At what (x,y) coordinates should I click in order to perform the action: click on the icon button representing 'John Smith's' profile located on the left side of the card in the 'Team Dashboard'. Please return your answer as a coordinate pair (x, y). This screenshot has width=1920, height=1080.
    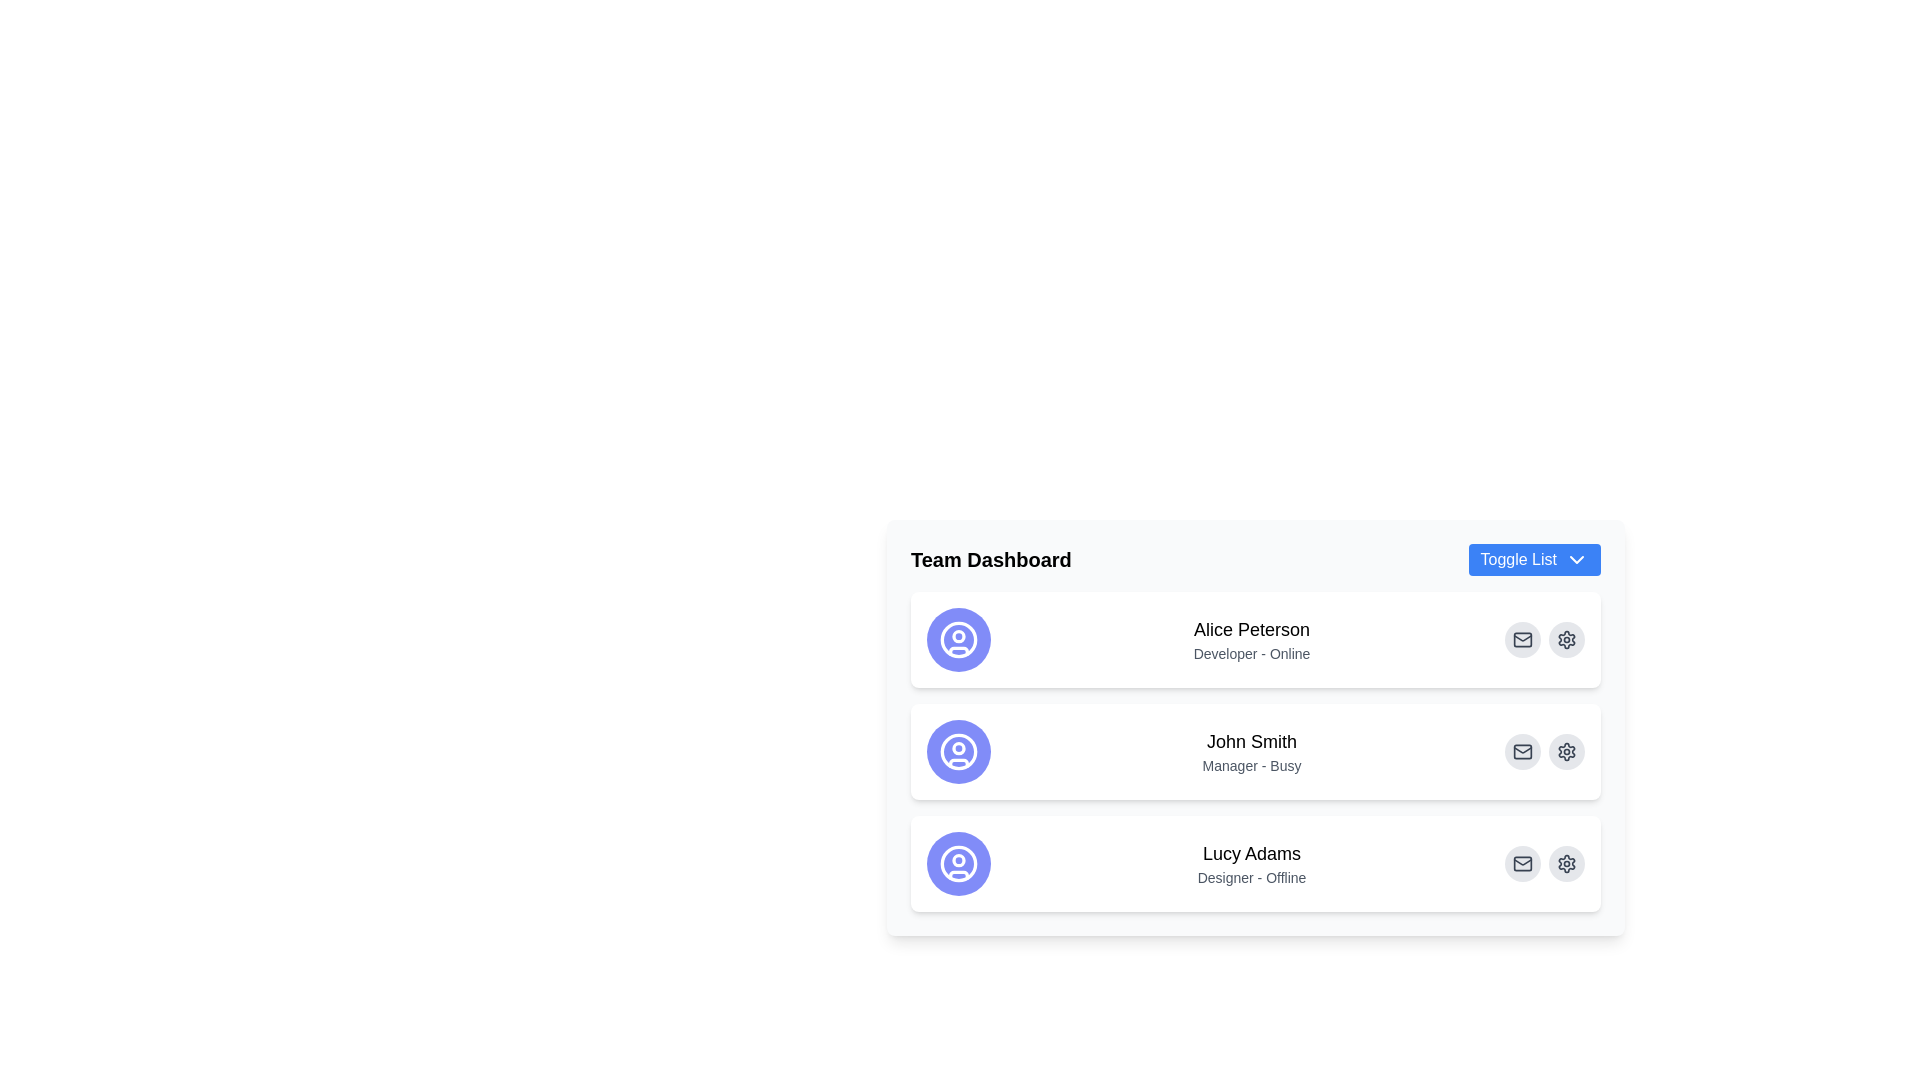
    Looking at the image, I should click on (958, 752).